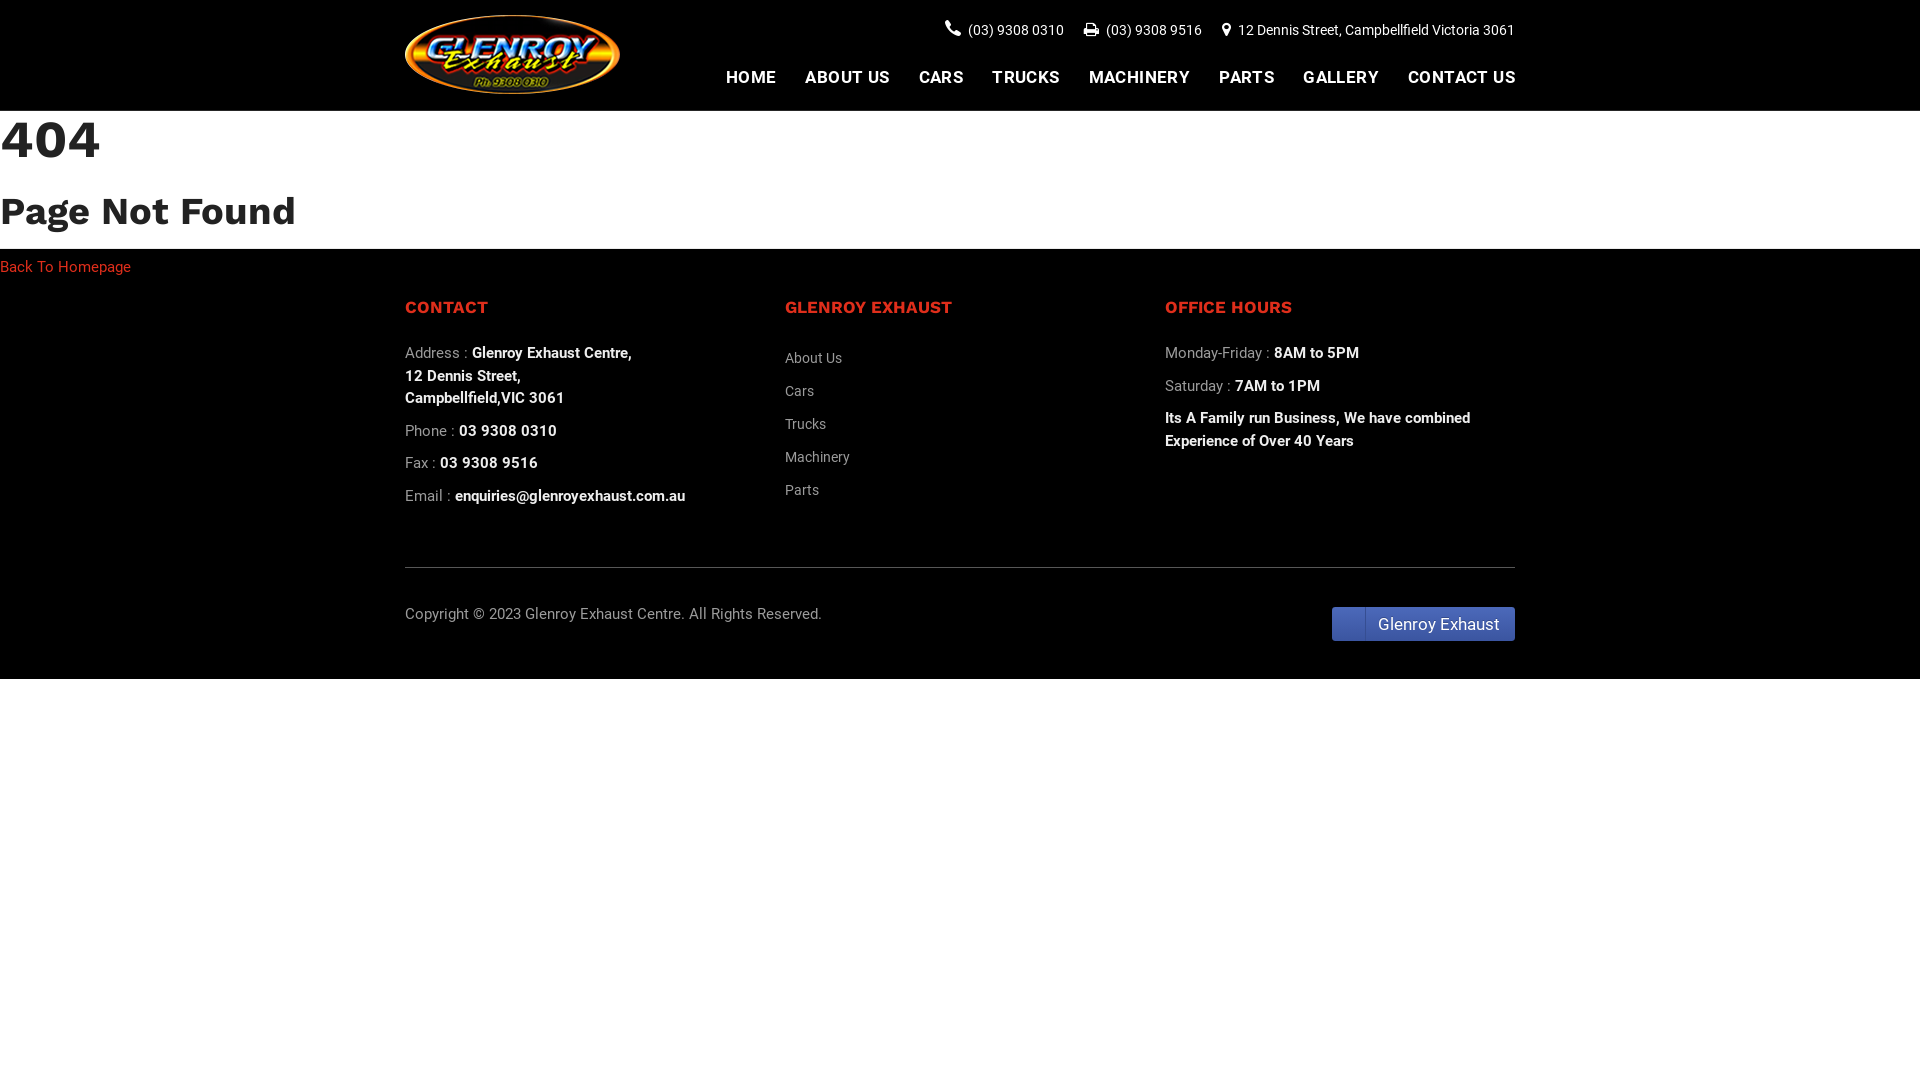 The width and height of the screenshot is (1920, 1080). I want to click on 'Glenroy Exhaust', so click(1422, 623).